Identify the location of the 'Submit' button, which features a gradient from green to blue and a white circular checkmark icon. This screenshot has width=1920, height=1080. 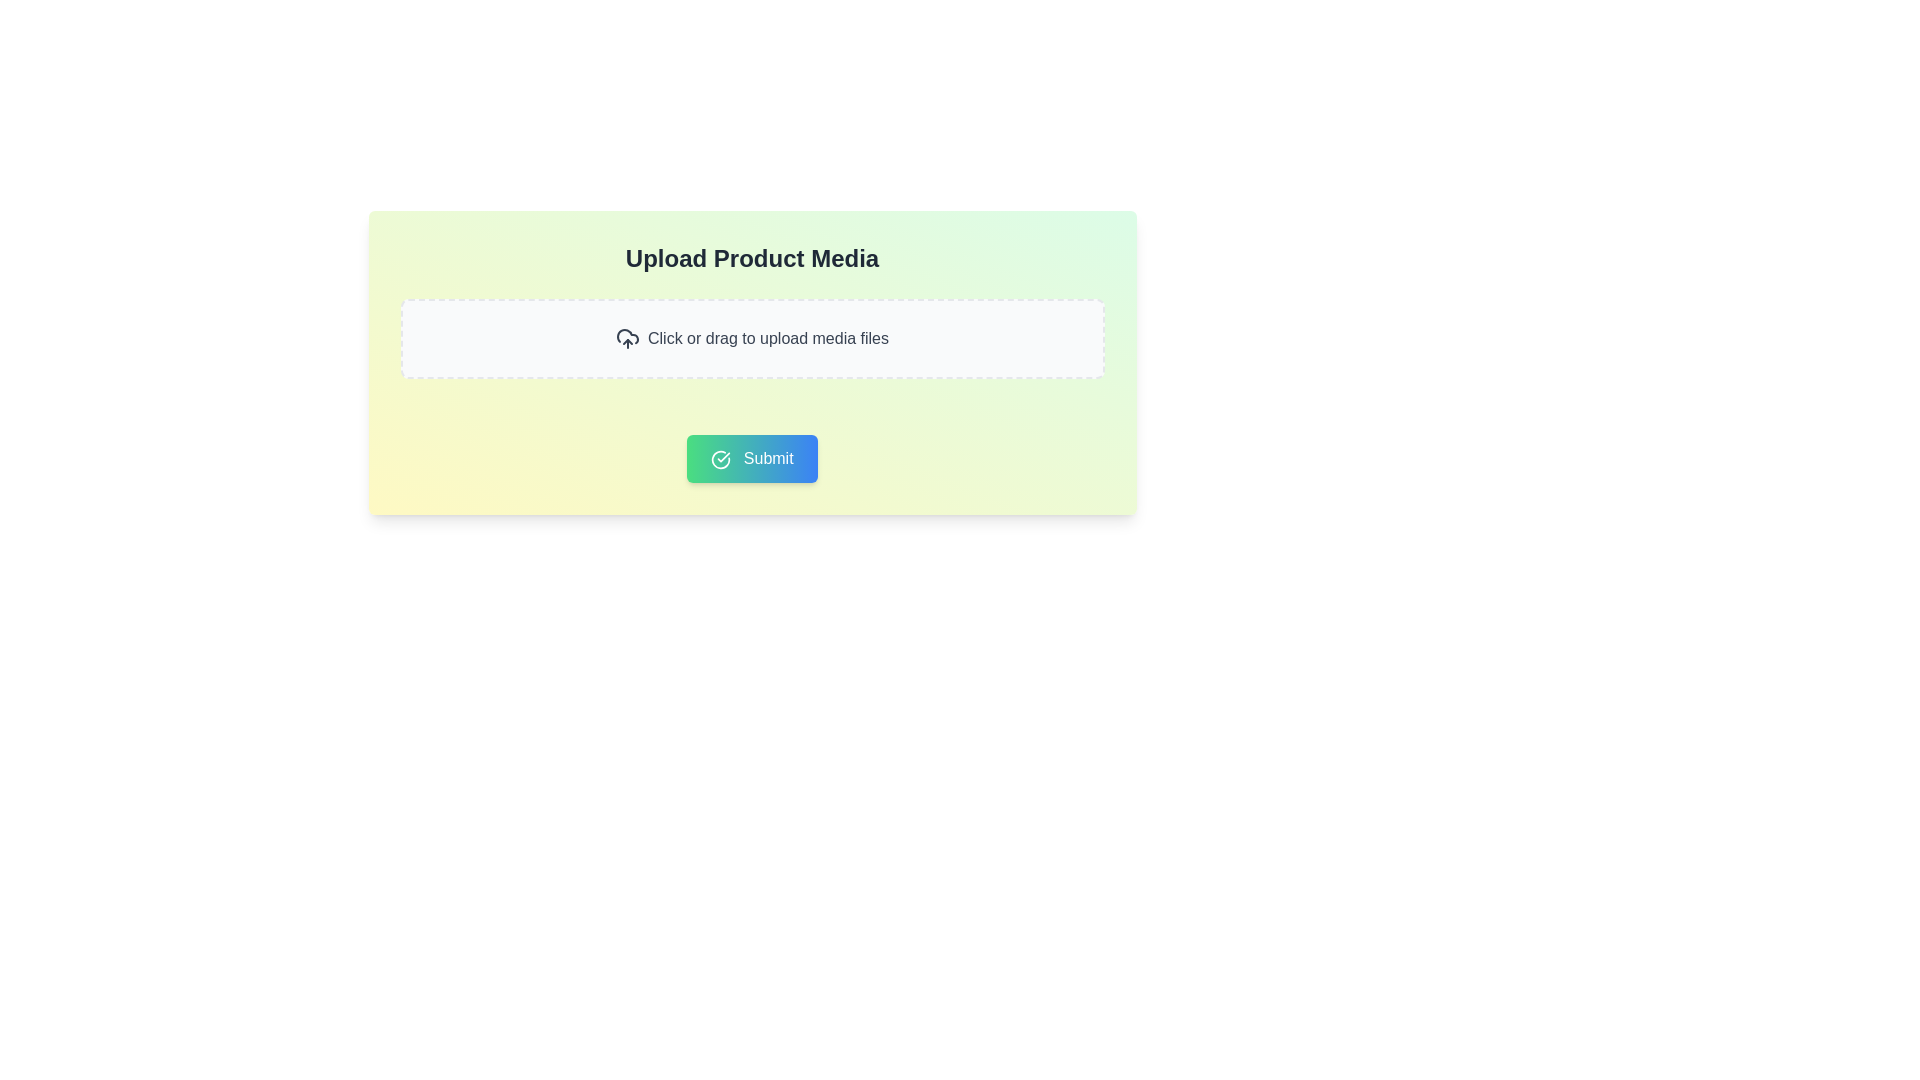
(751, 459).